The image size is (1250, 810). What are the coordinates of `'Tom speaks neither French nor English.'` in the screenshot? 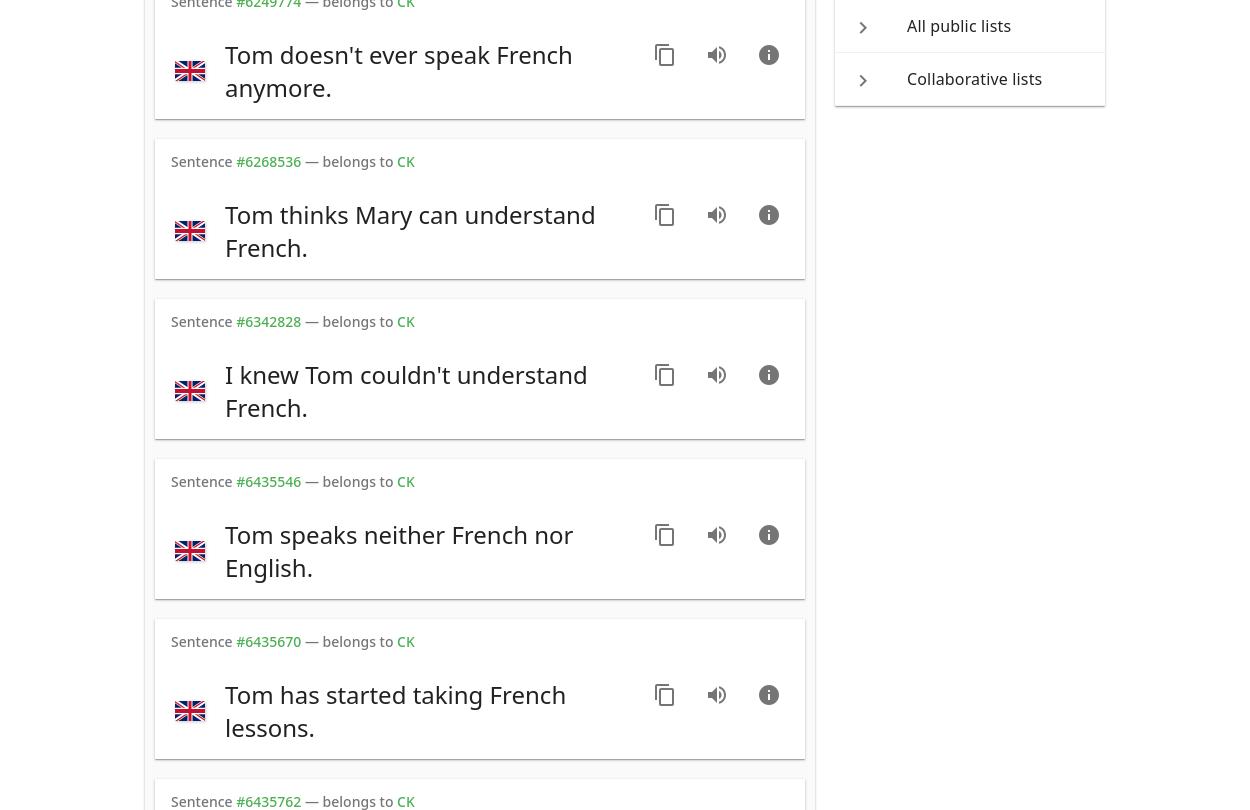 It's located at (399, 550).